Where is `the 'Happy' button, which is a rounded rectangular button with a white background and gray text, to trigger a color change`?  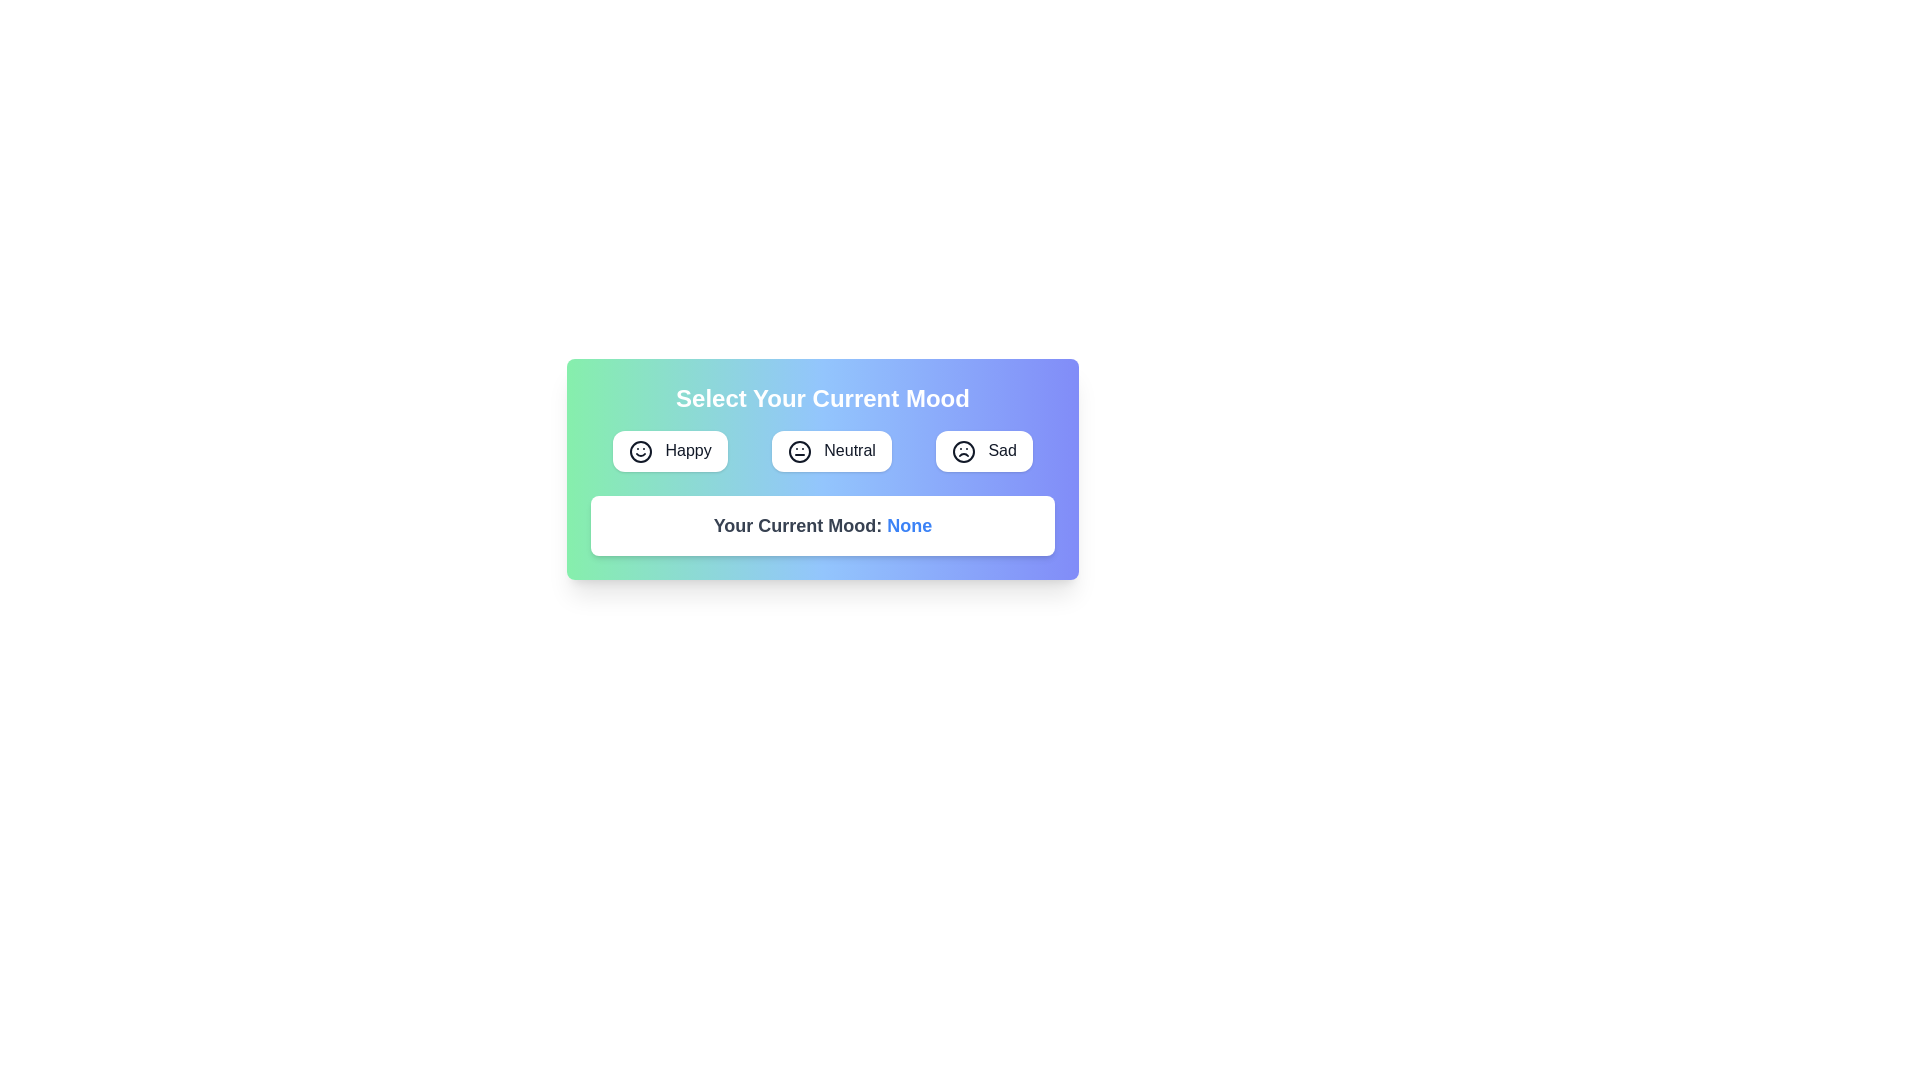
the 'Happy' button, which is a rounded rectangular button with a white background and gray text, to trigger a color change is located at coordinates (670, 451).